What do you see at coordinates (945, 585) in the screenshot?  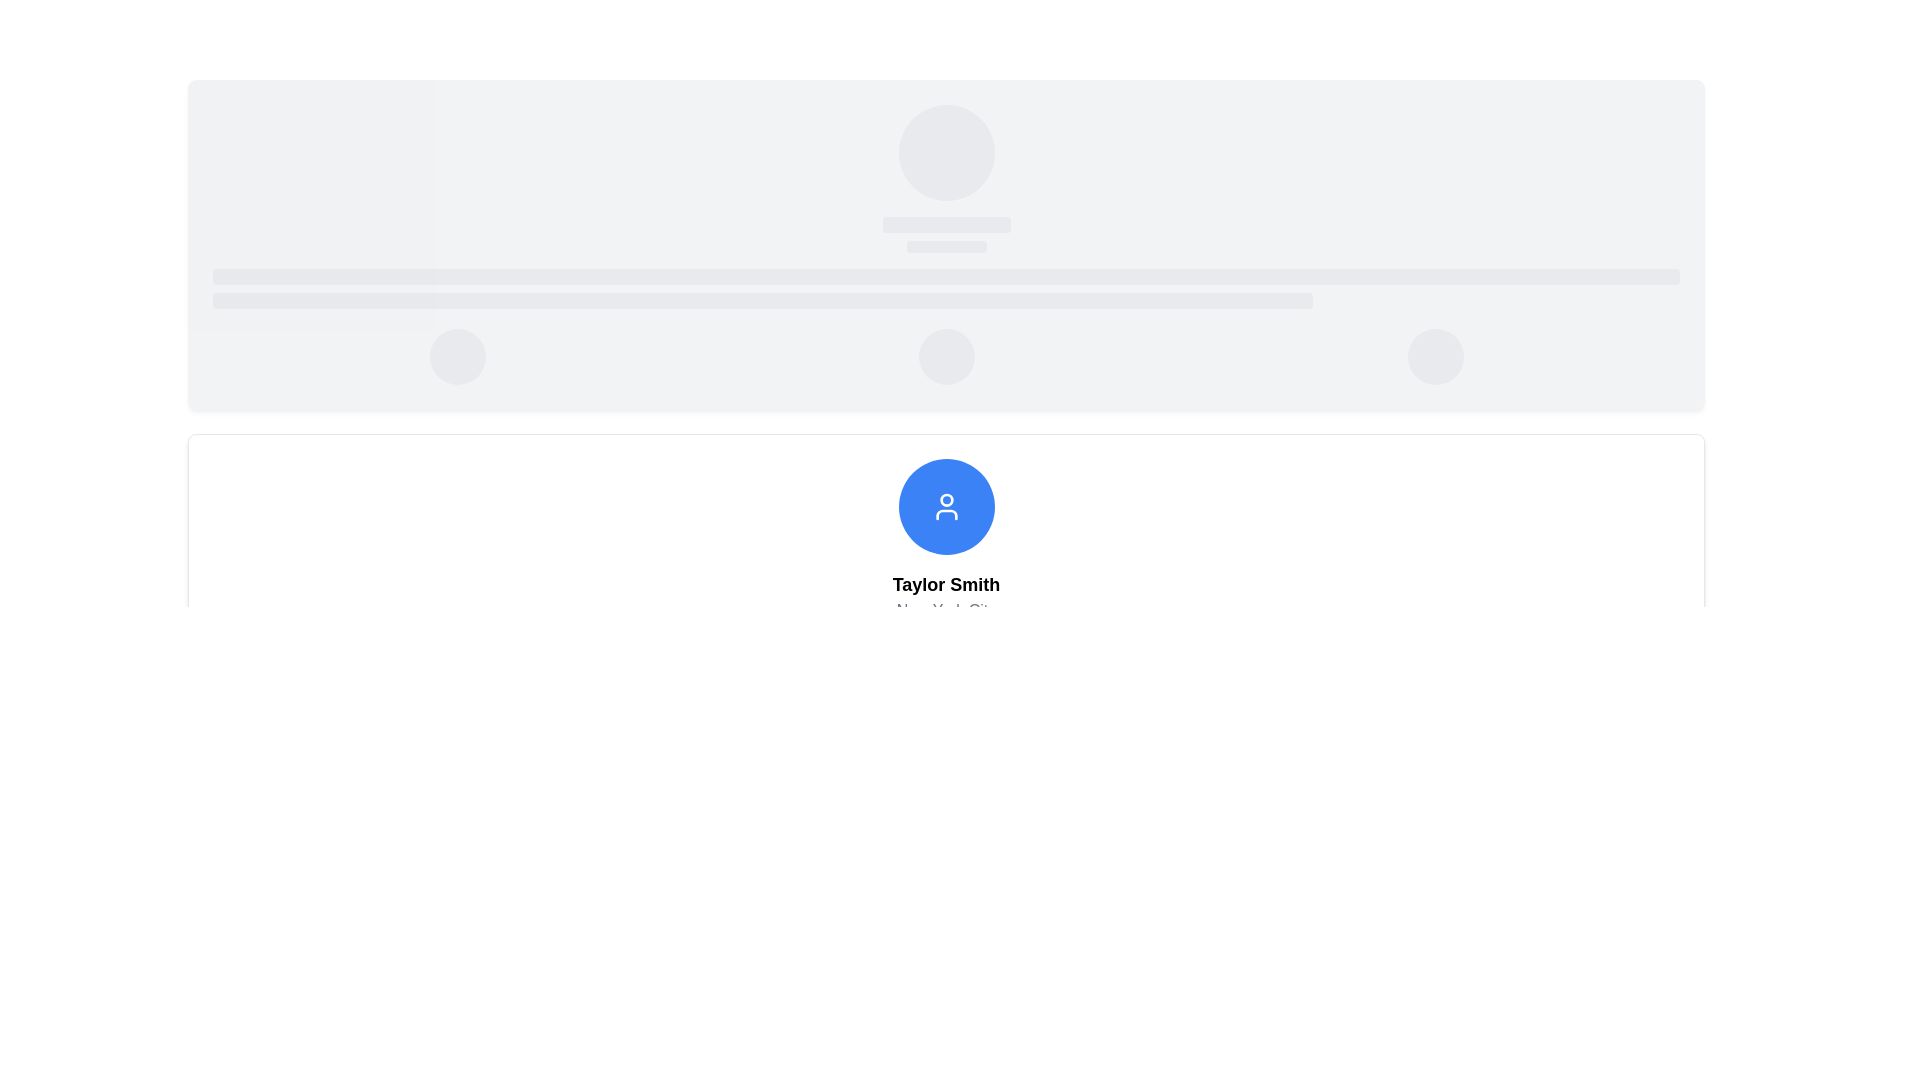 I see `the text label displaying 'Taylor Smith', which is emphasized in bold and larger font, located below a user icon and above the text 'New York City'` at bounding box center [945, 585].